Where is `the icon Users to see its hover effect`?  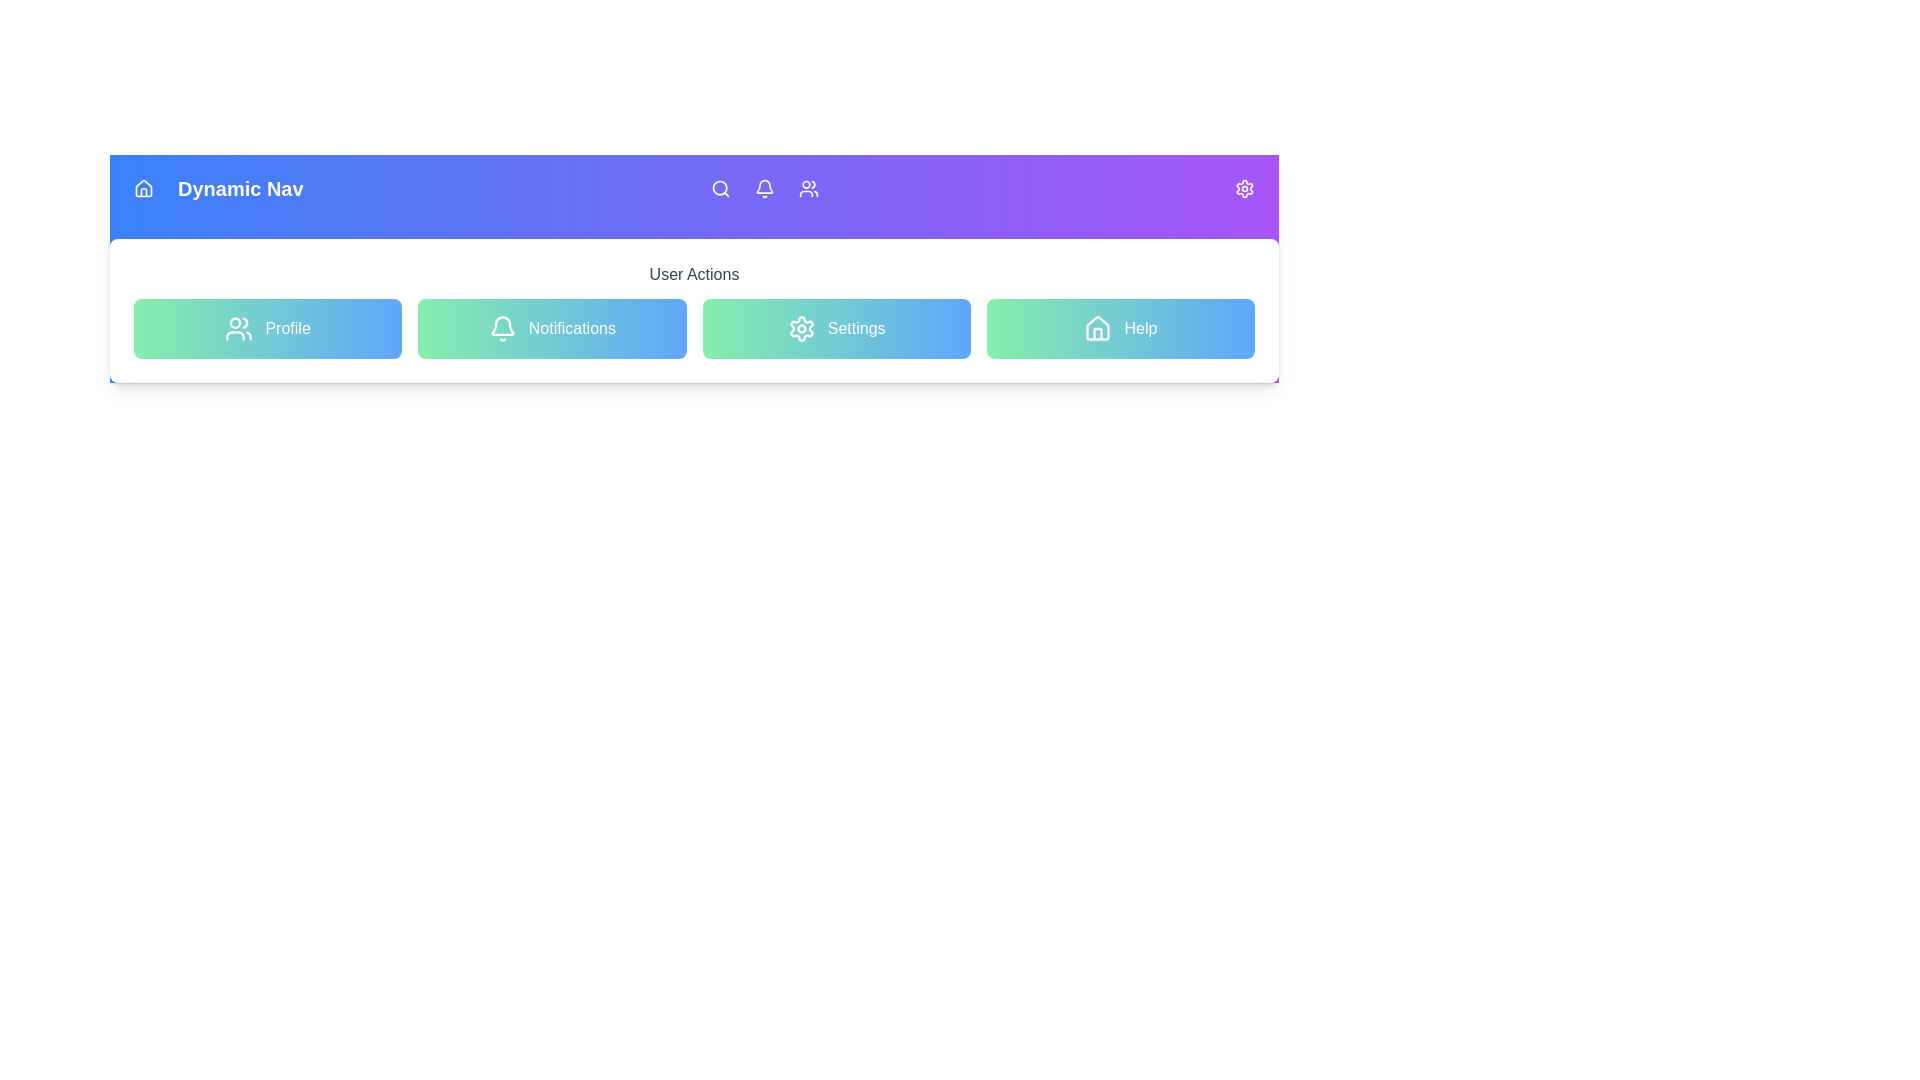
the icon Users to see its hover effect is located at coordinates (809, 189).